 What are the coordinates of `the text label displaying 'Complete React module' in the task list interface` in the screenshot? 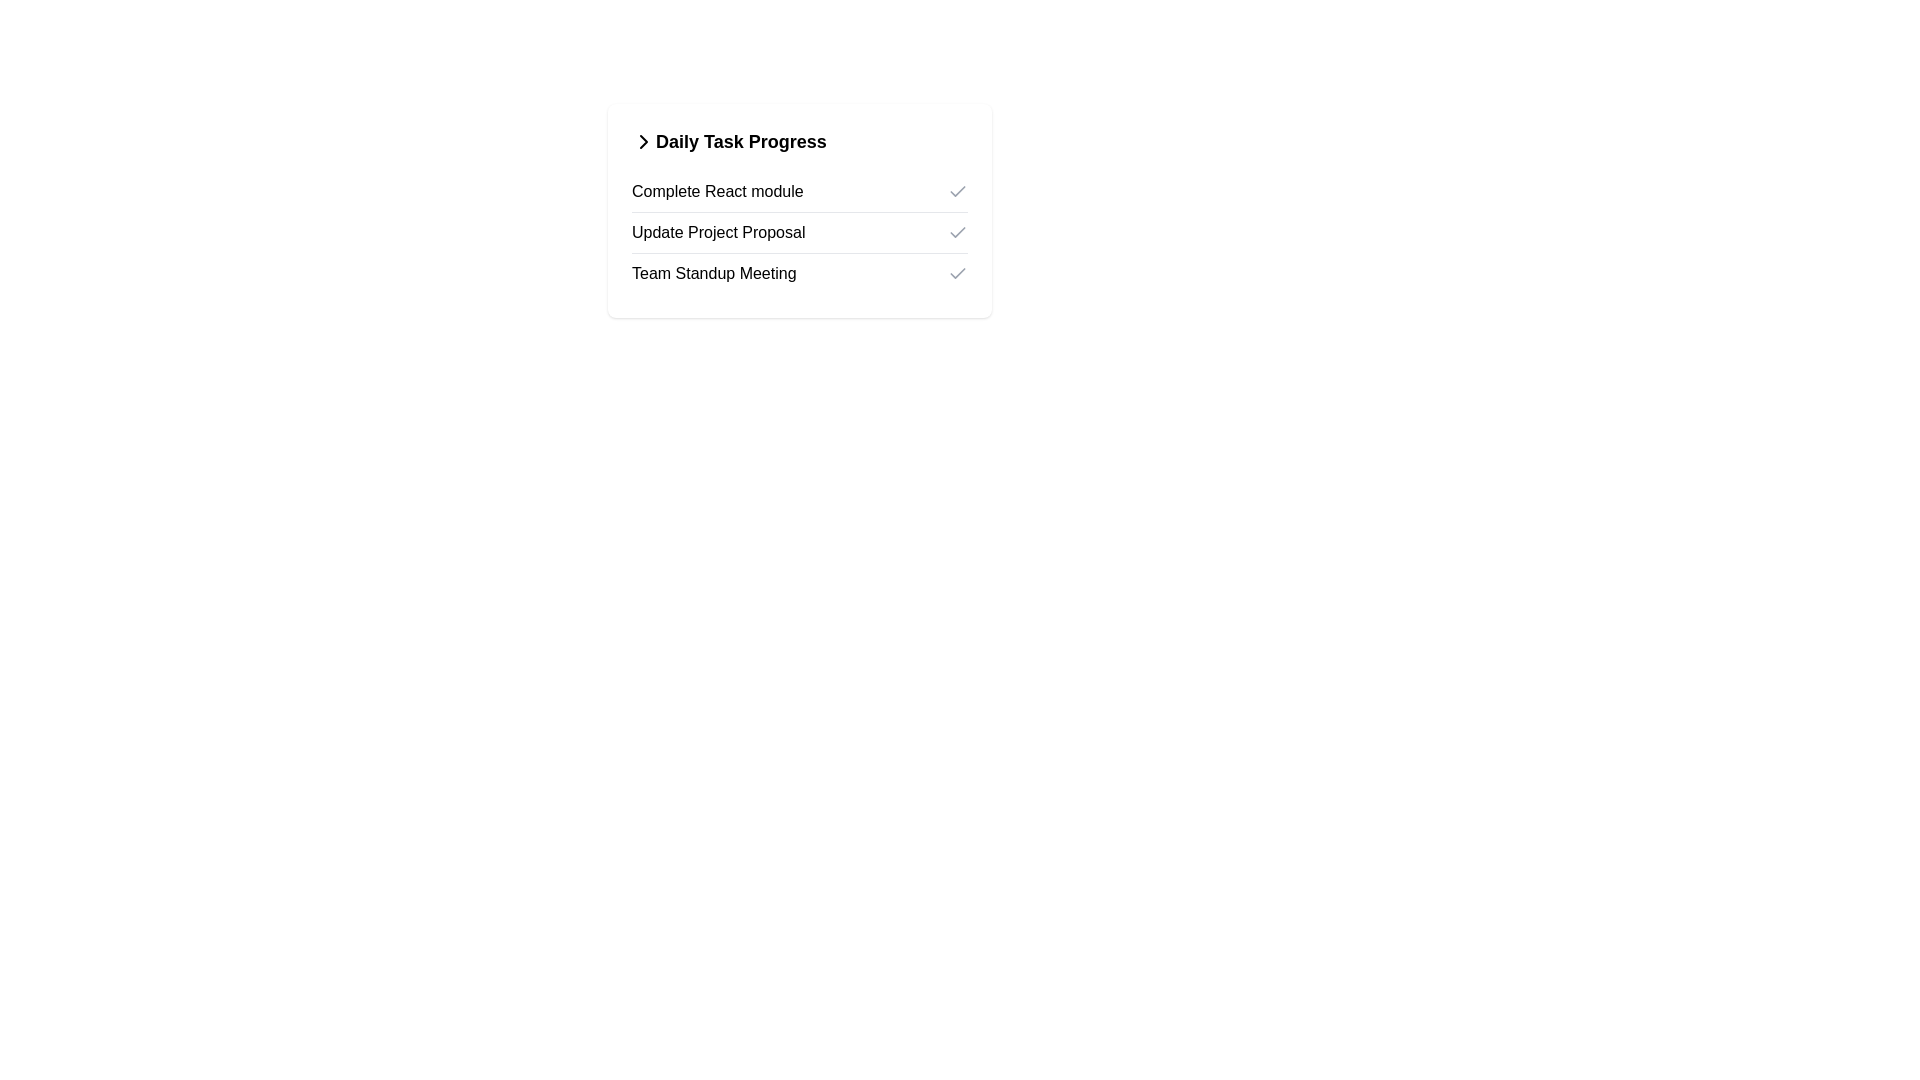 It's located at (717, 192).